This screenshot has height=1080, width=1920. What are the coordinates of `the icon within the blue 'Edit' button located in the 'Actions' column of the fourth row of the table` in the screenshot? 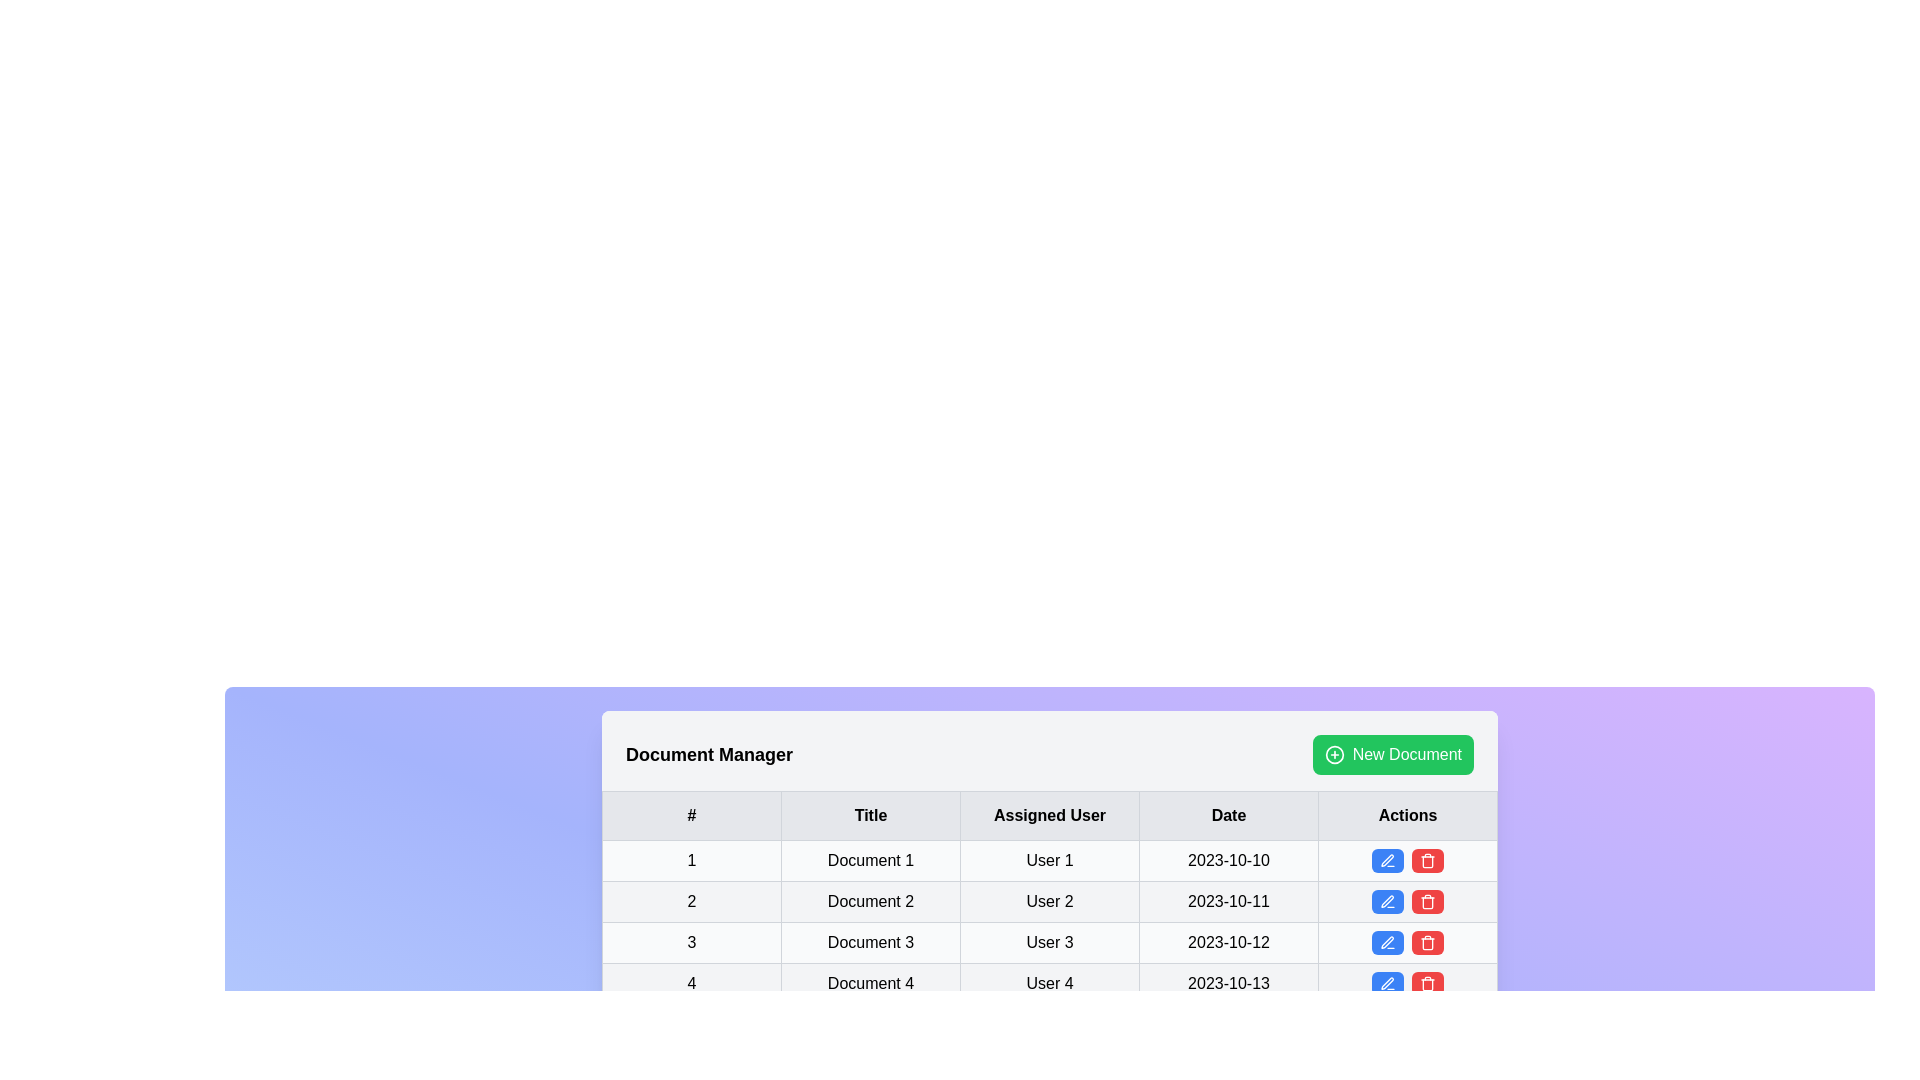 It's located at (1386, 982).